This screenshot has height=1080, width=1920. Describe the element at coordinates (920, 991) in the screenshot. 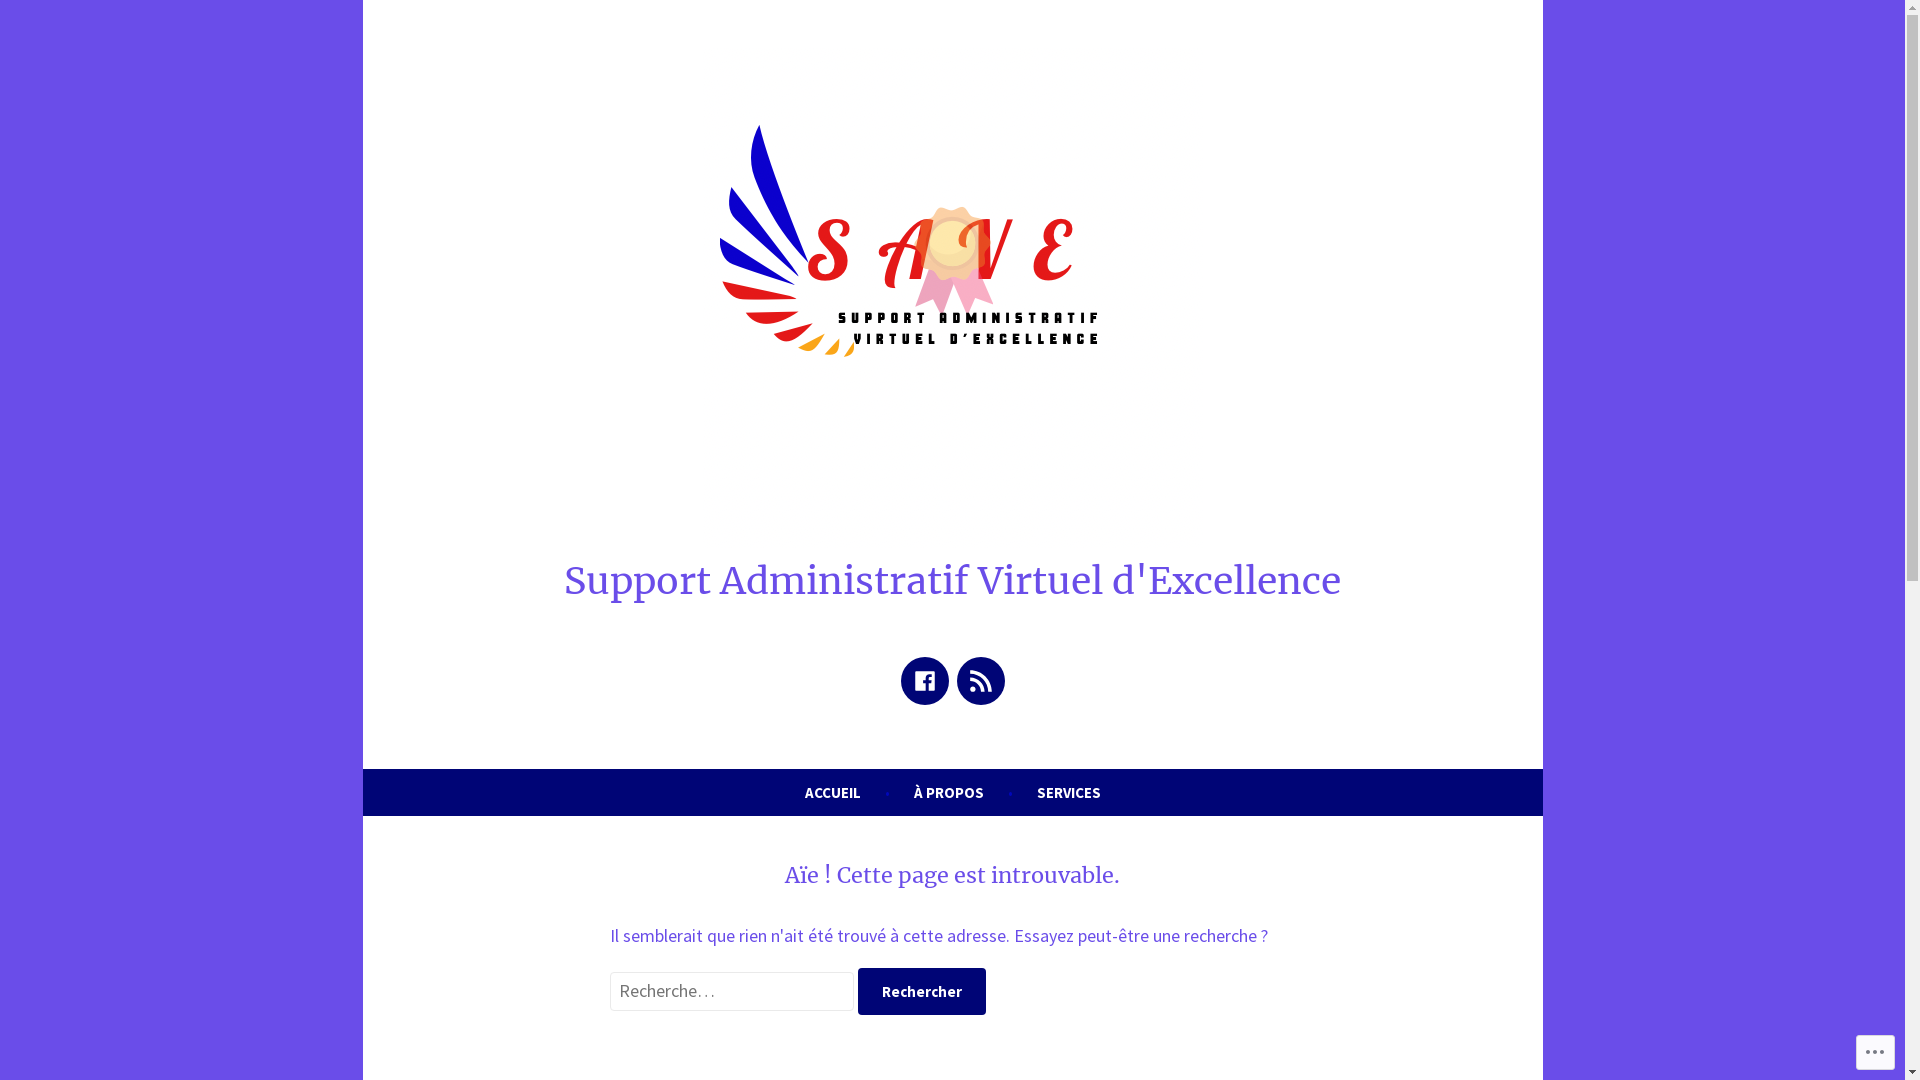

I see `'Rechercher'` at that location.